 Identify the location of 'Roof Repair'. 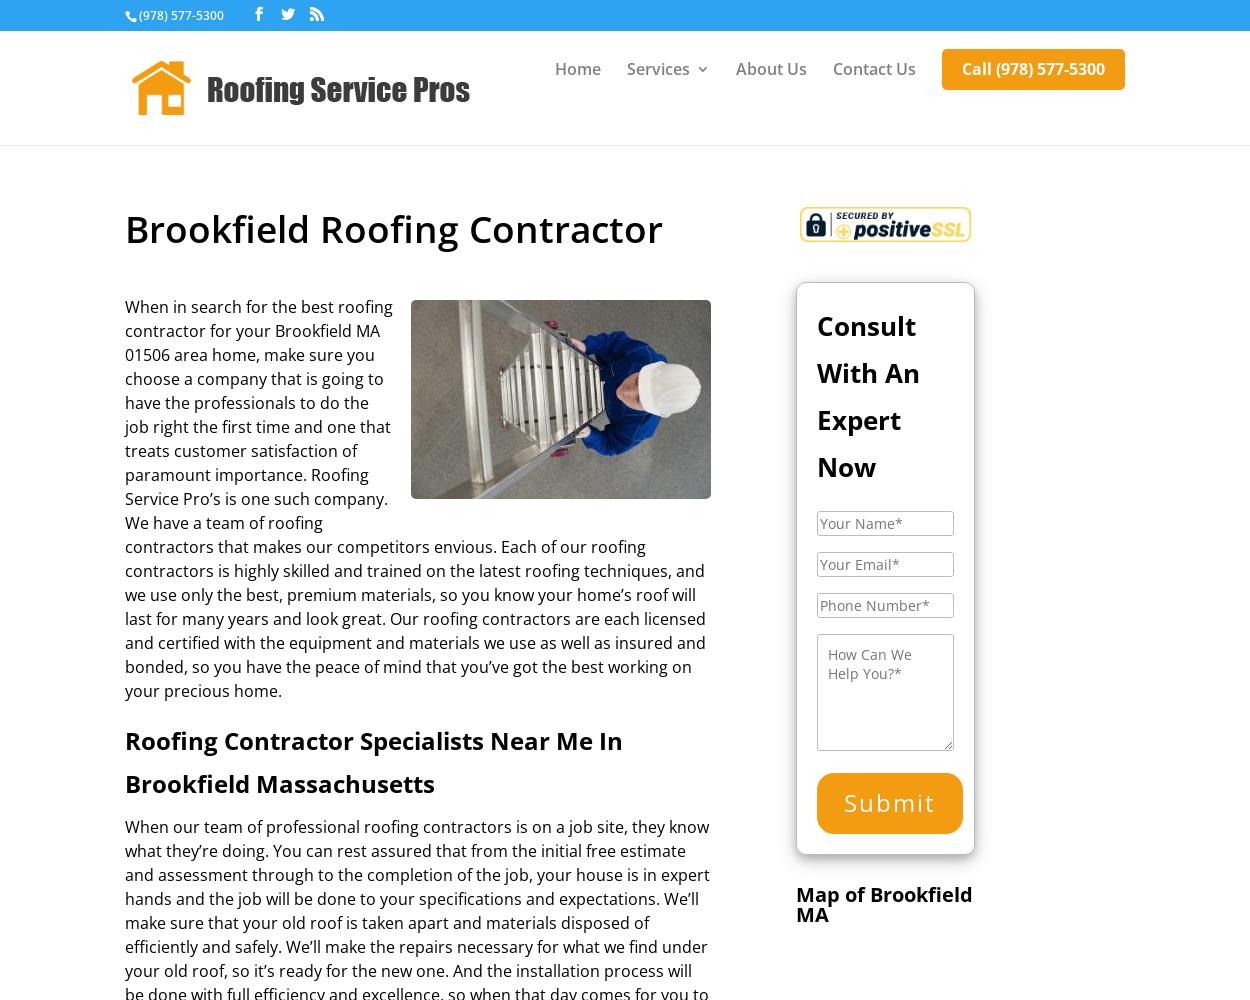
(710, 335).